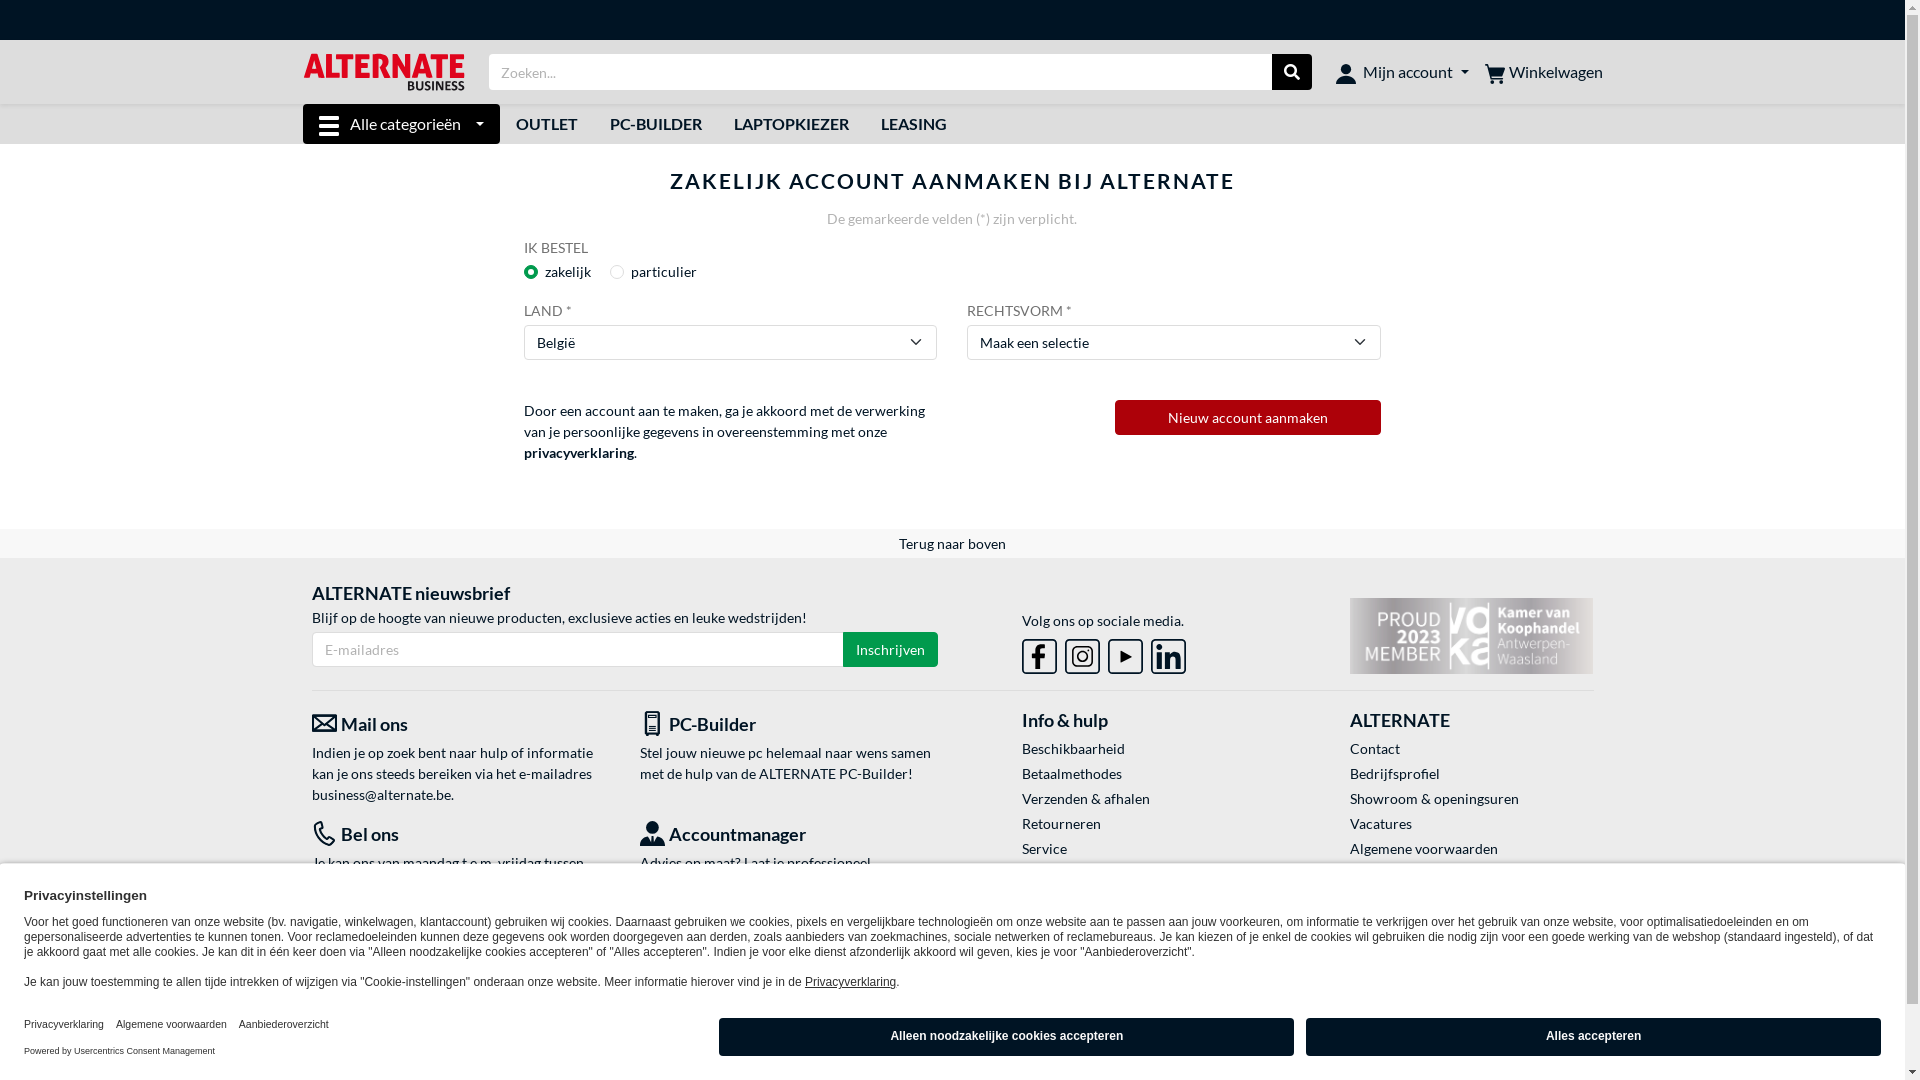  Describe the element at coordinates (1349, 797) in the screenshot. I see `'Showroom & openingsuren'` at that location.